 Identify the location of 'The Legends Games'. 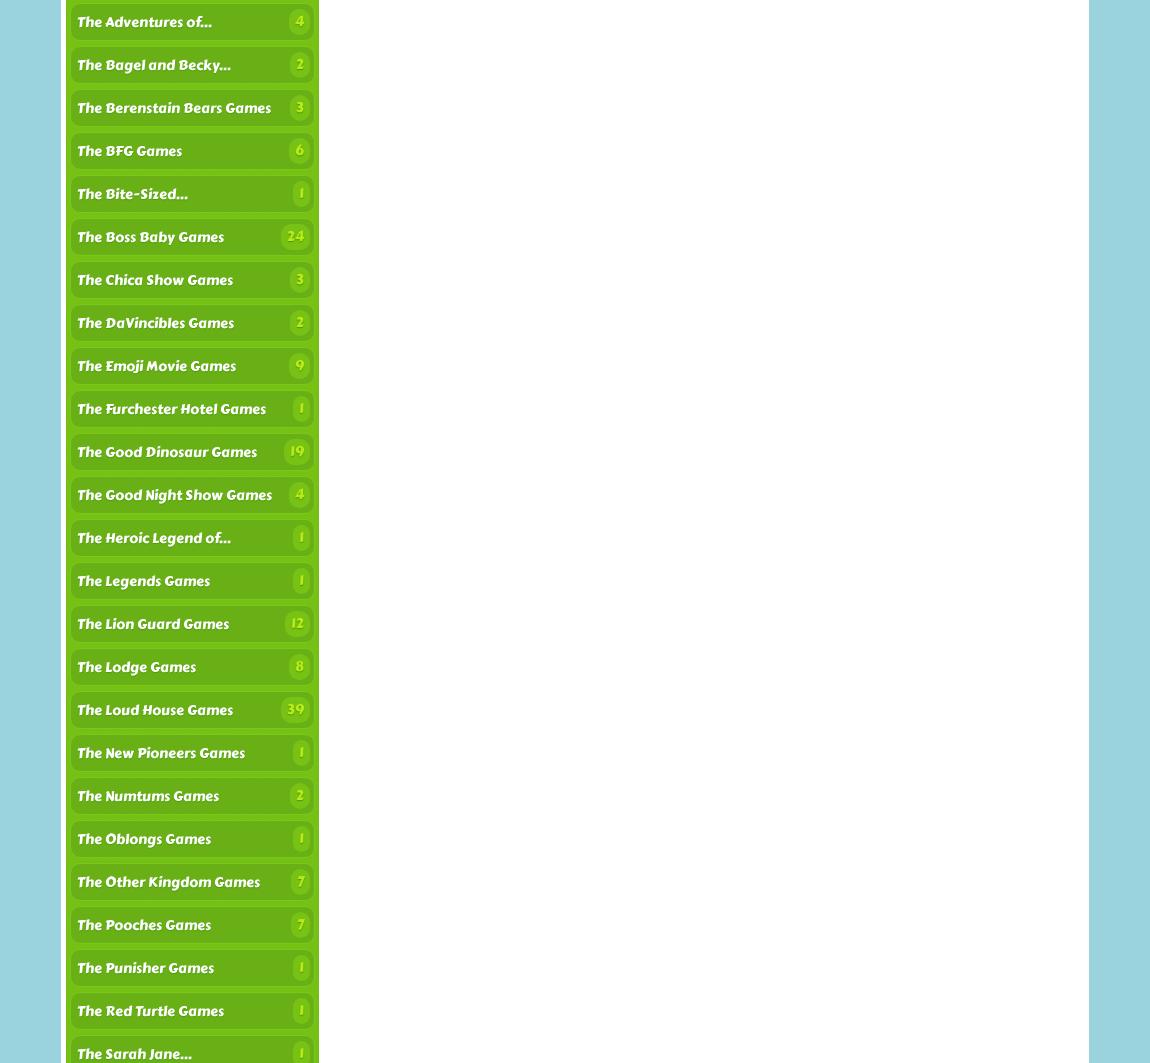
(76, 580).